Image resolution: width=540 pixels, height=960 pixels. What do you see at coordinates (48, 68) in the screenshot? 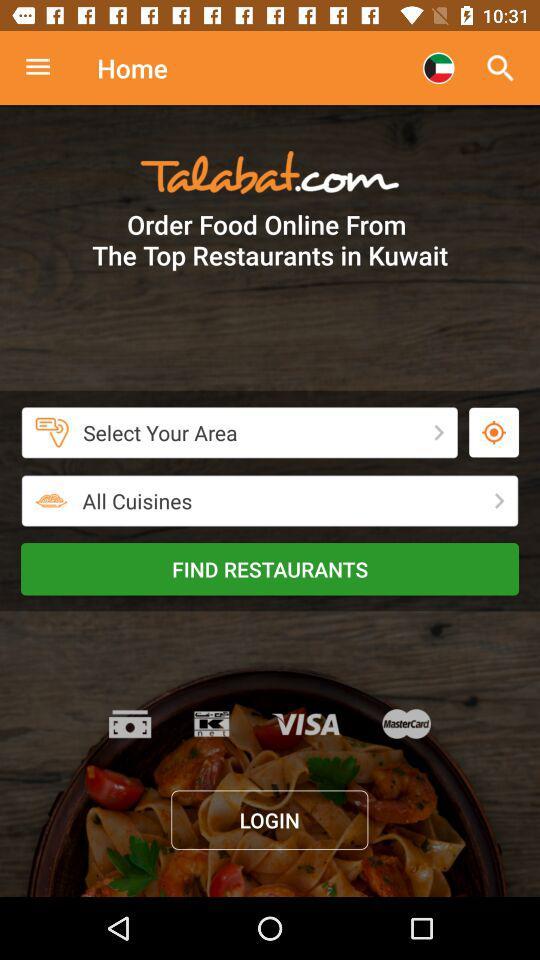
I see `go customize` at bounding box center [48, 68].